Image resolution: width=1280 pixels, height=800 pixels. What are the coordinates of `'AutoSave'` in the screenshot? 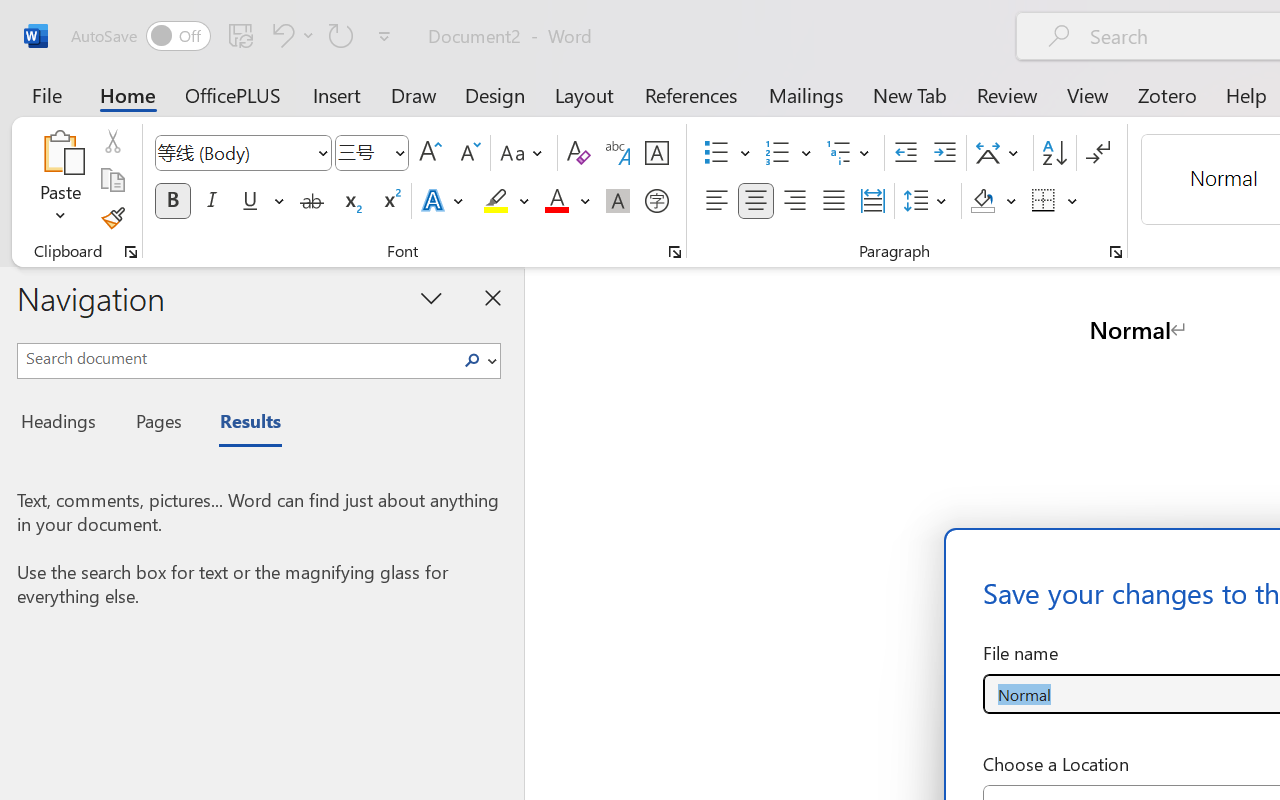 It's located at (139, 35).